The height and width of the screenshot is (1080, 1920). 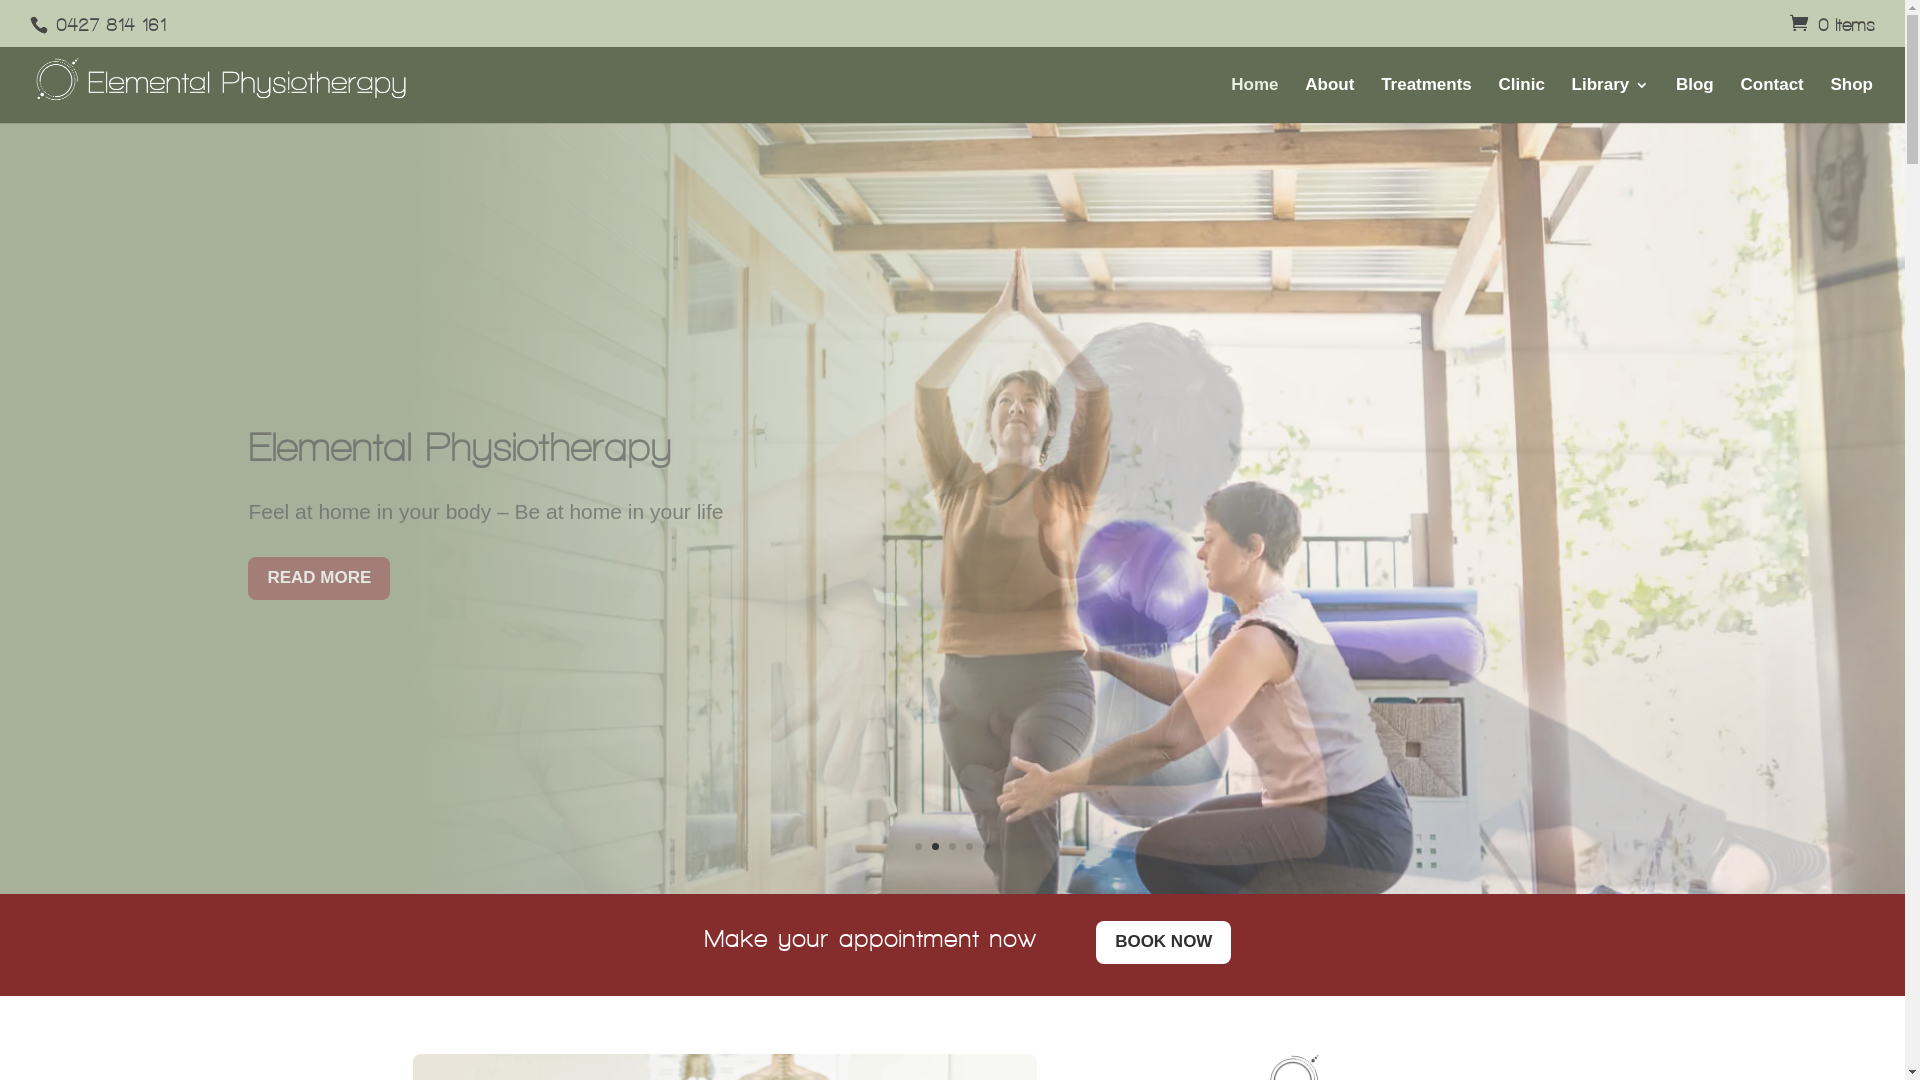 What do you see at coordinates (1850, 100) in the screenshot?
I see `'Shop'` at bounding box center [1850, 100].